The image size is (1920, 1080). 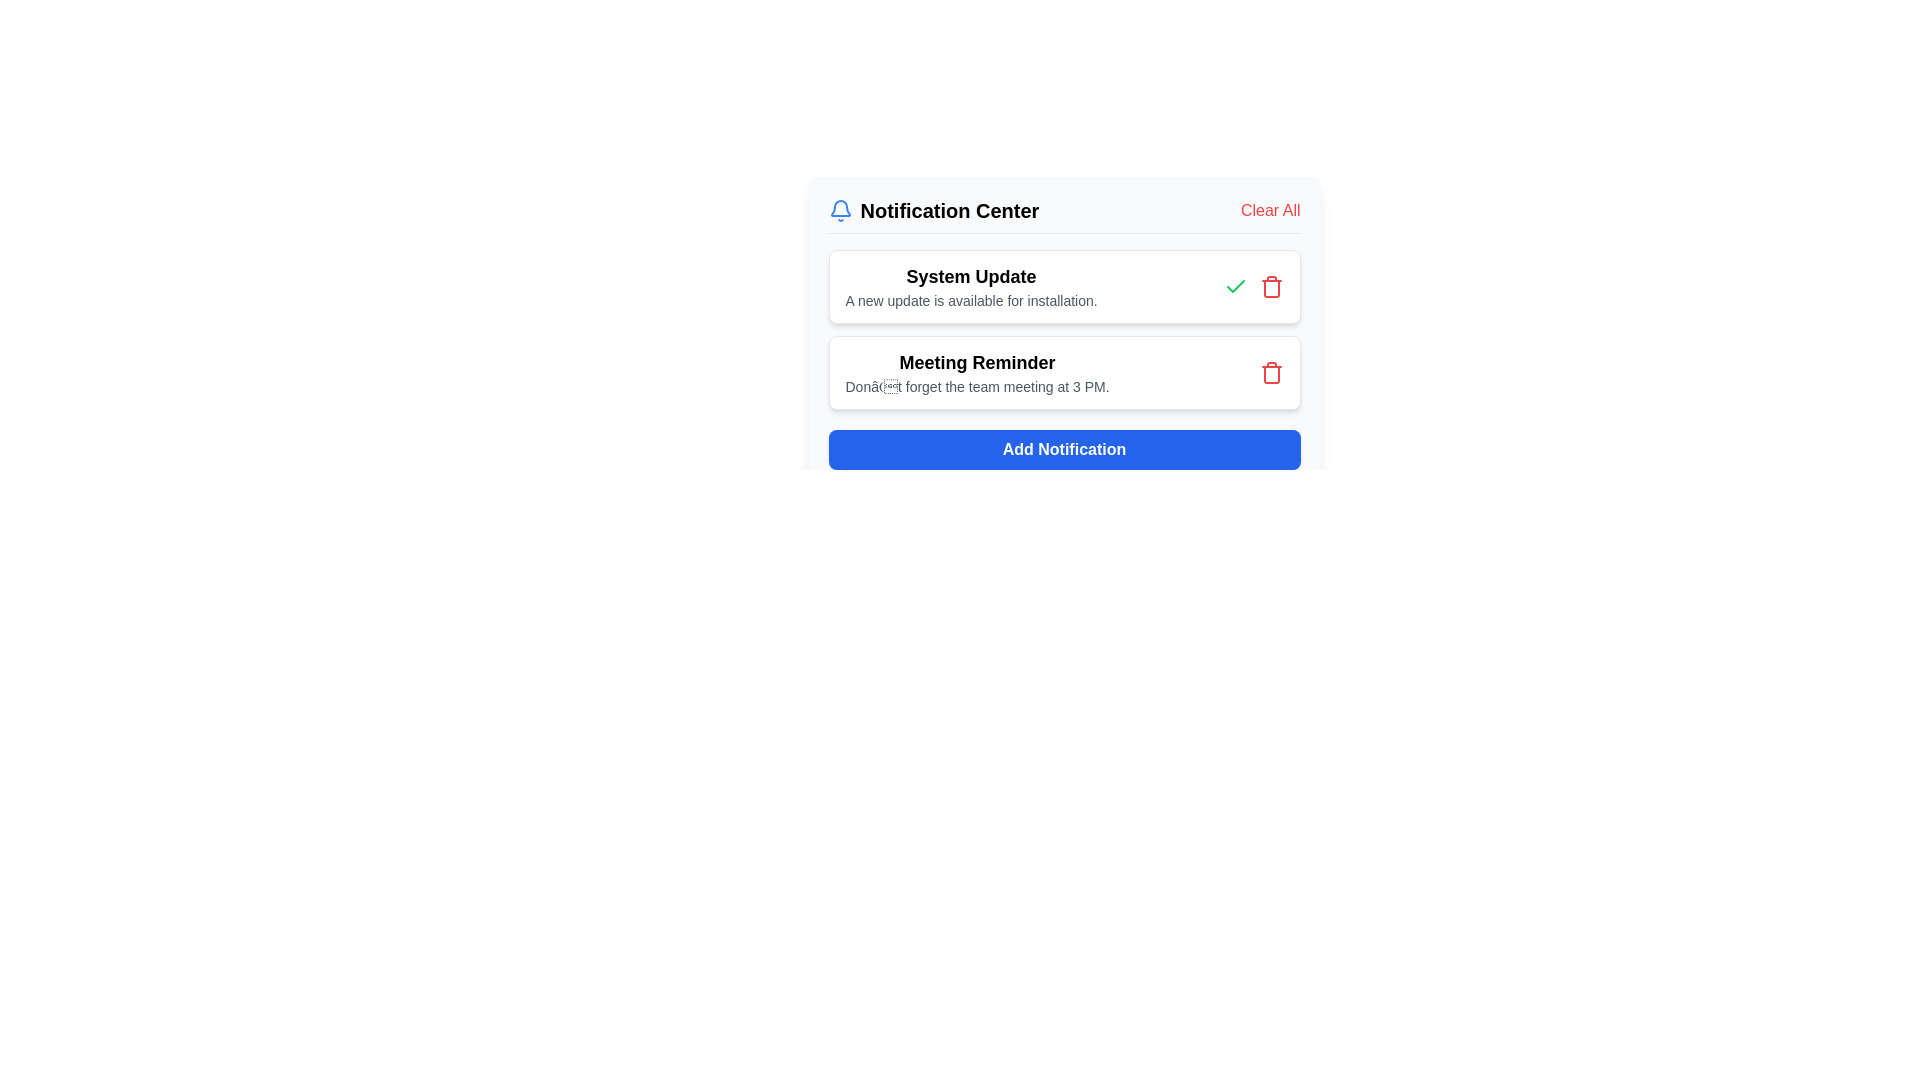 I want to click on the 'Add Notification' button, which is a rounded button with a bold white label on a blue background located at the bottom of the notification panel, so click(x=1063, y=450).